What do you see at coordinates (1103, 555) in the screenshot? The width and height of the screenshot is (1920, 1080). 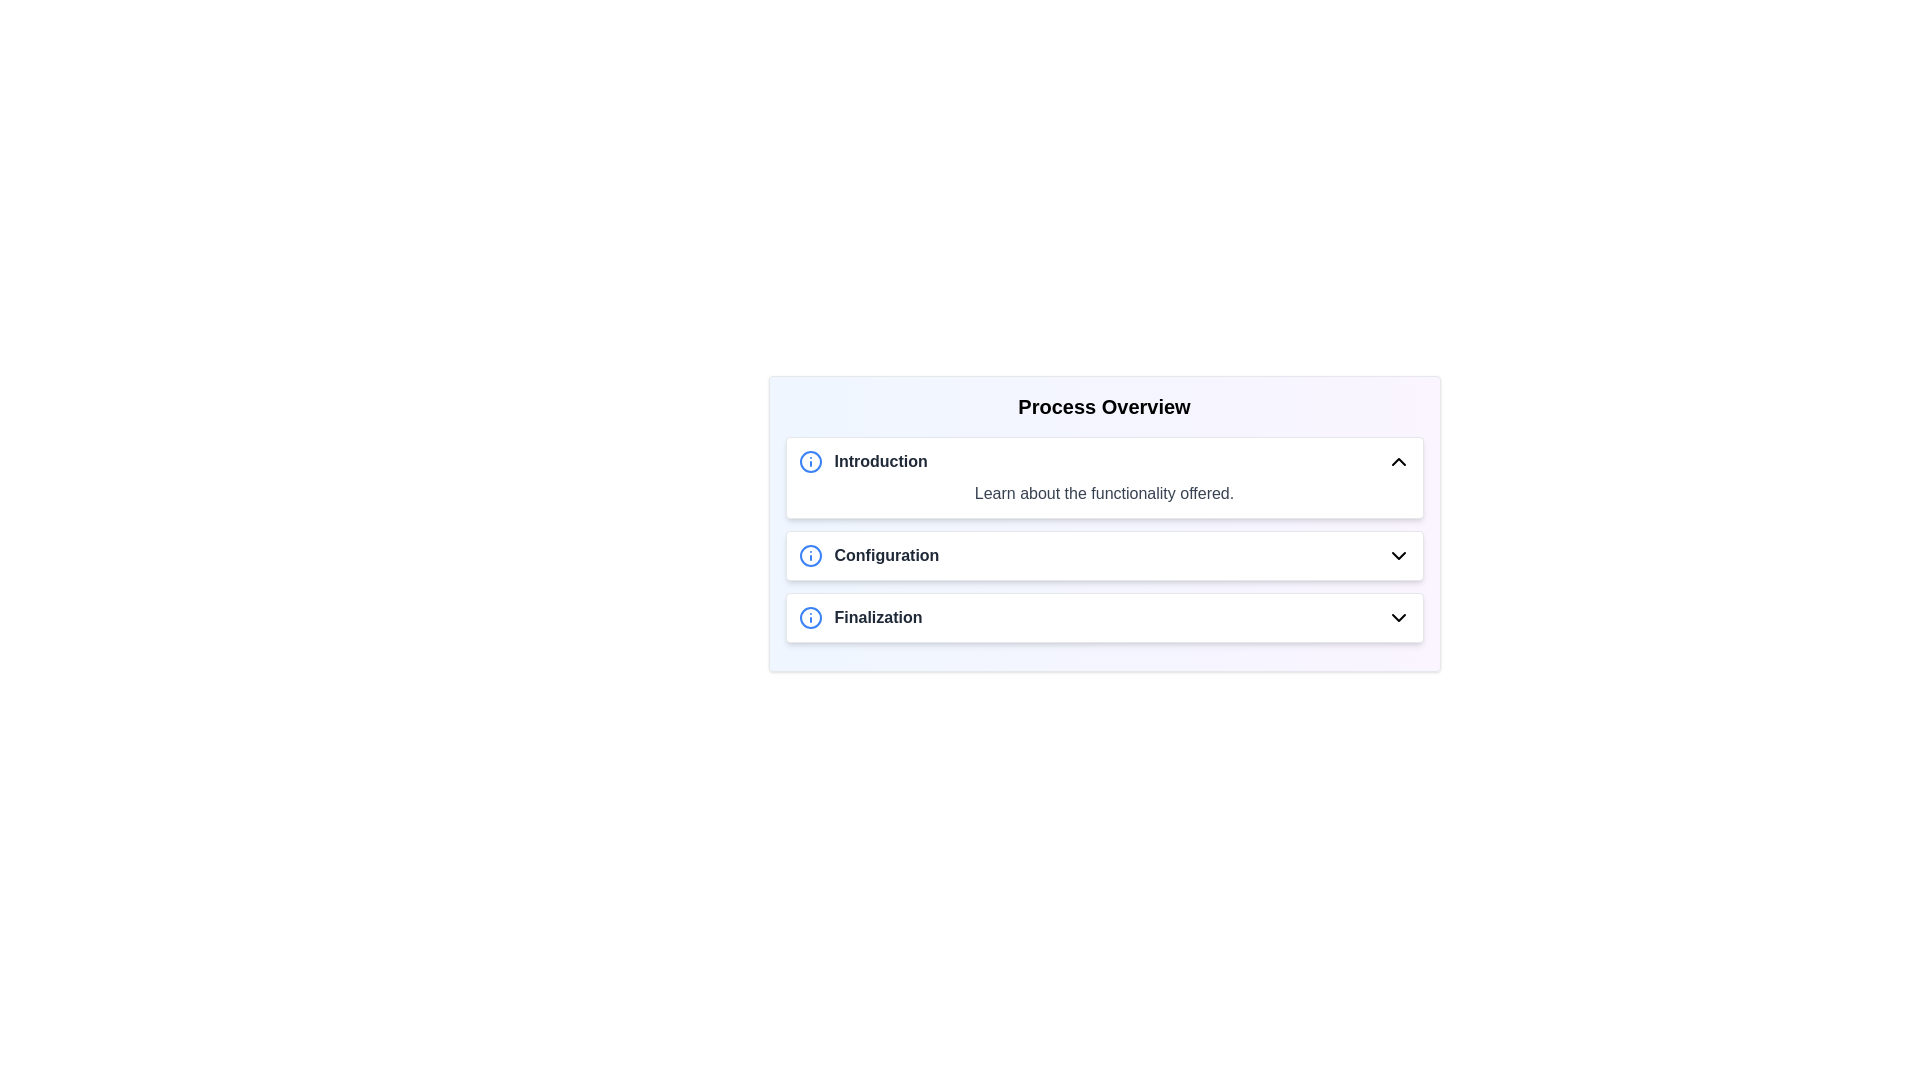 I see `the Collapsible Section Header in the Process Overview section for keyboard navigation` at bounding box center [1103, 555].